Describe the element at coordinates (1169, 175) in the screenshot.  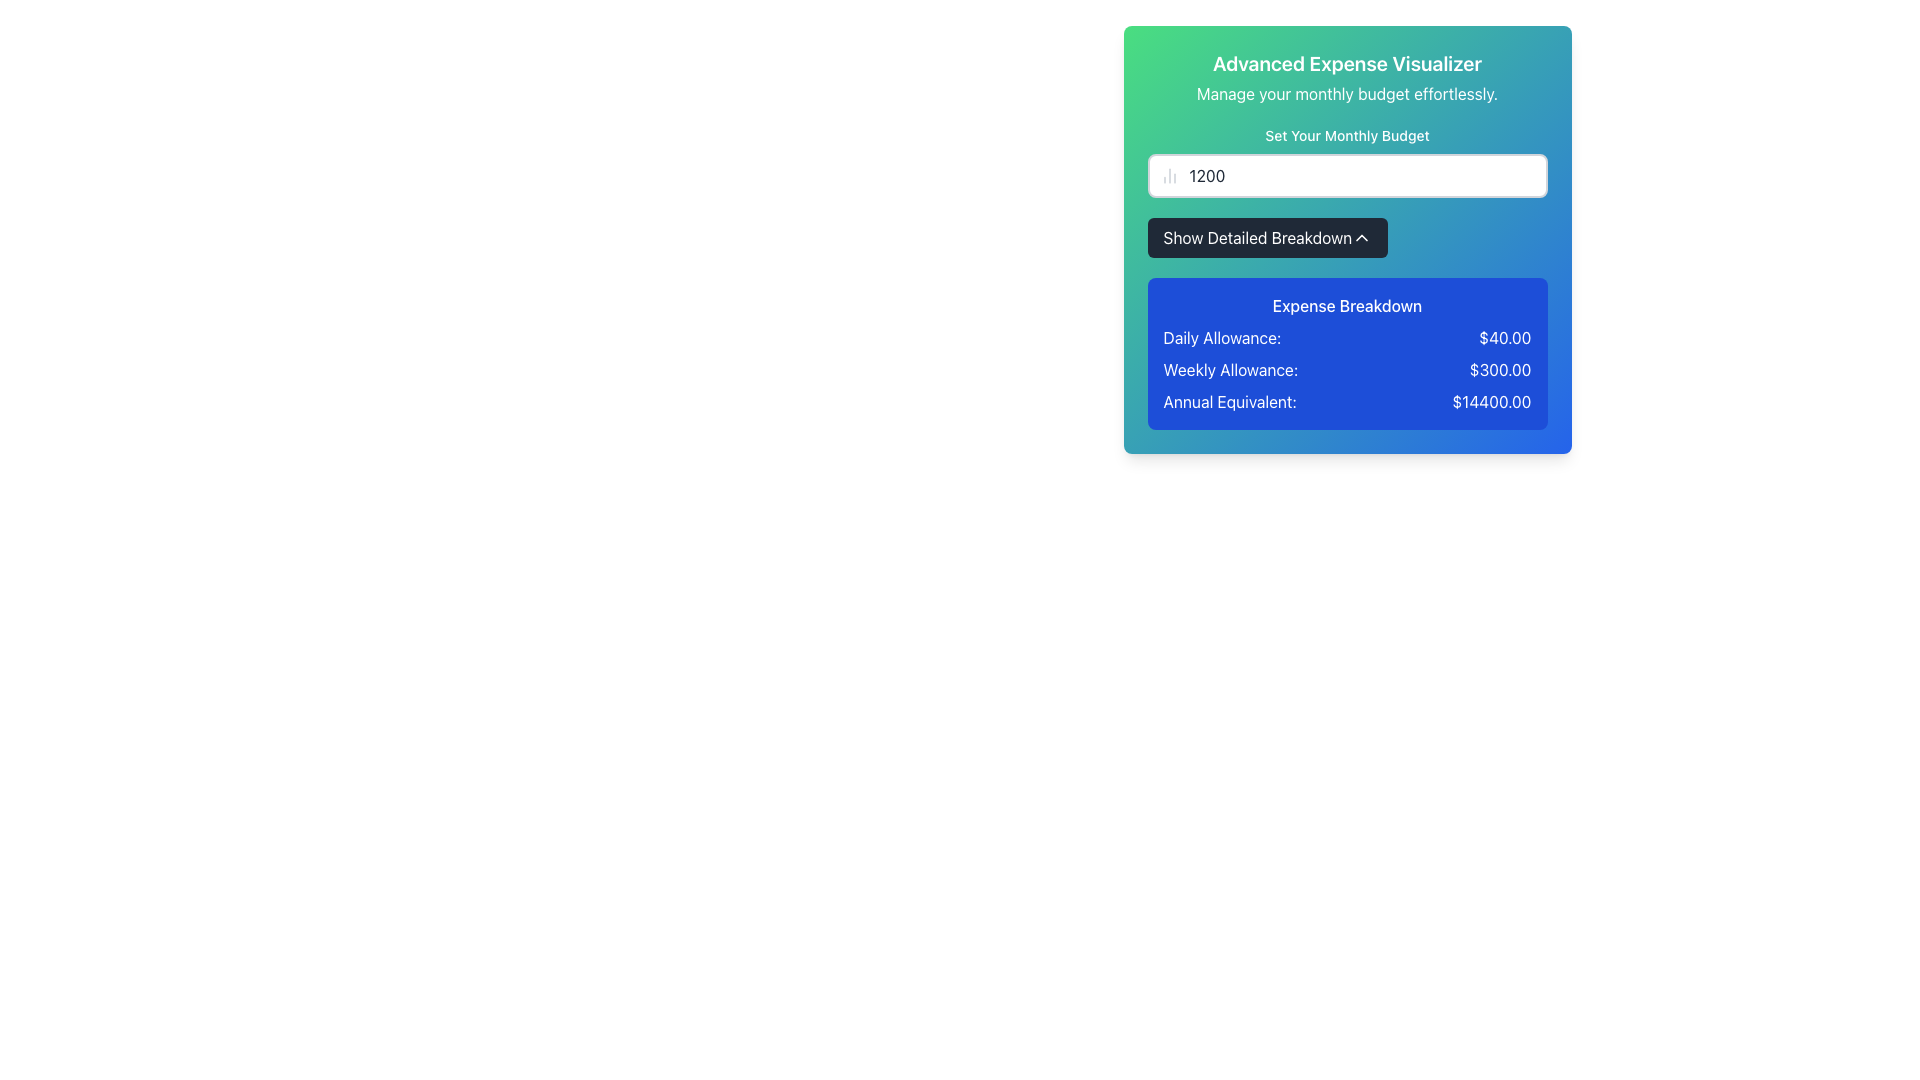
I see `the decorative icon associated with the monthly budget input field, located to the left of the input field and centered vertically` at that location.